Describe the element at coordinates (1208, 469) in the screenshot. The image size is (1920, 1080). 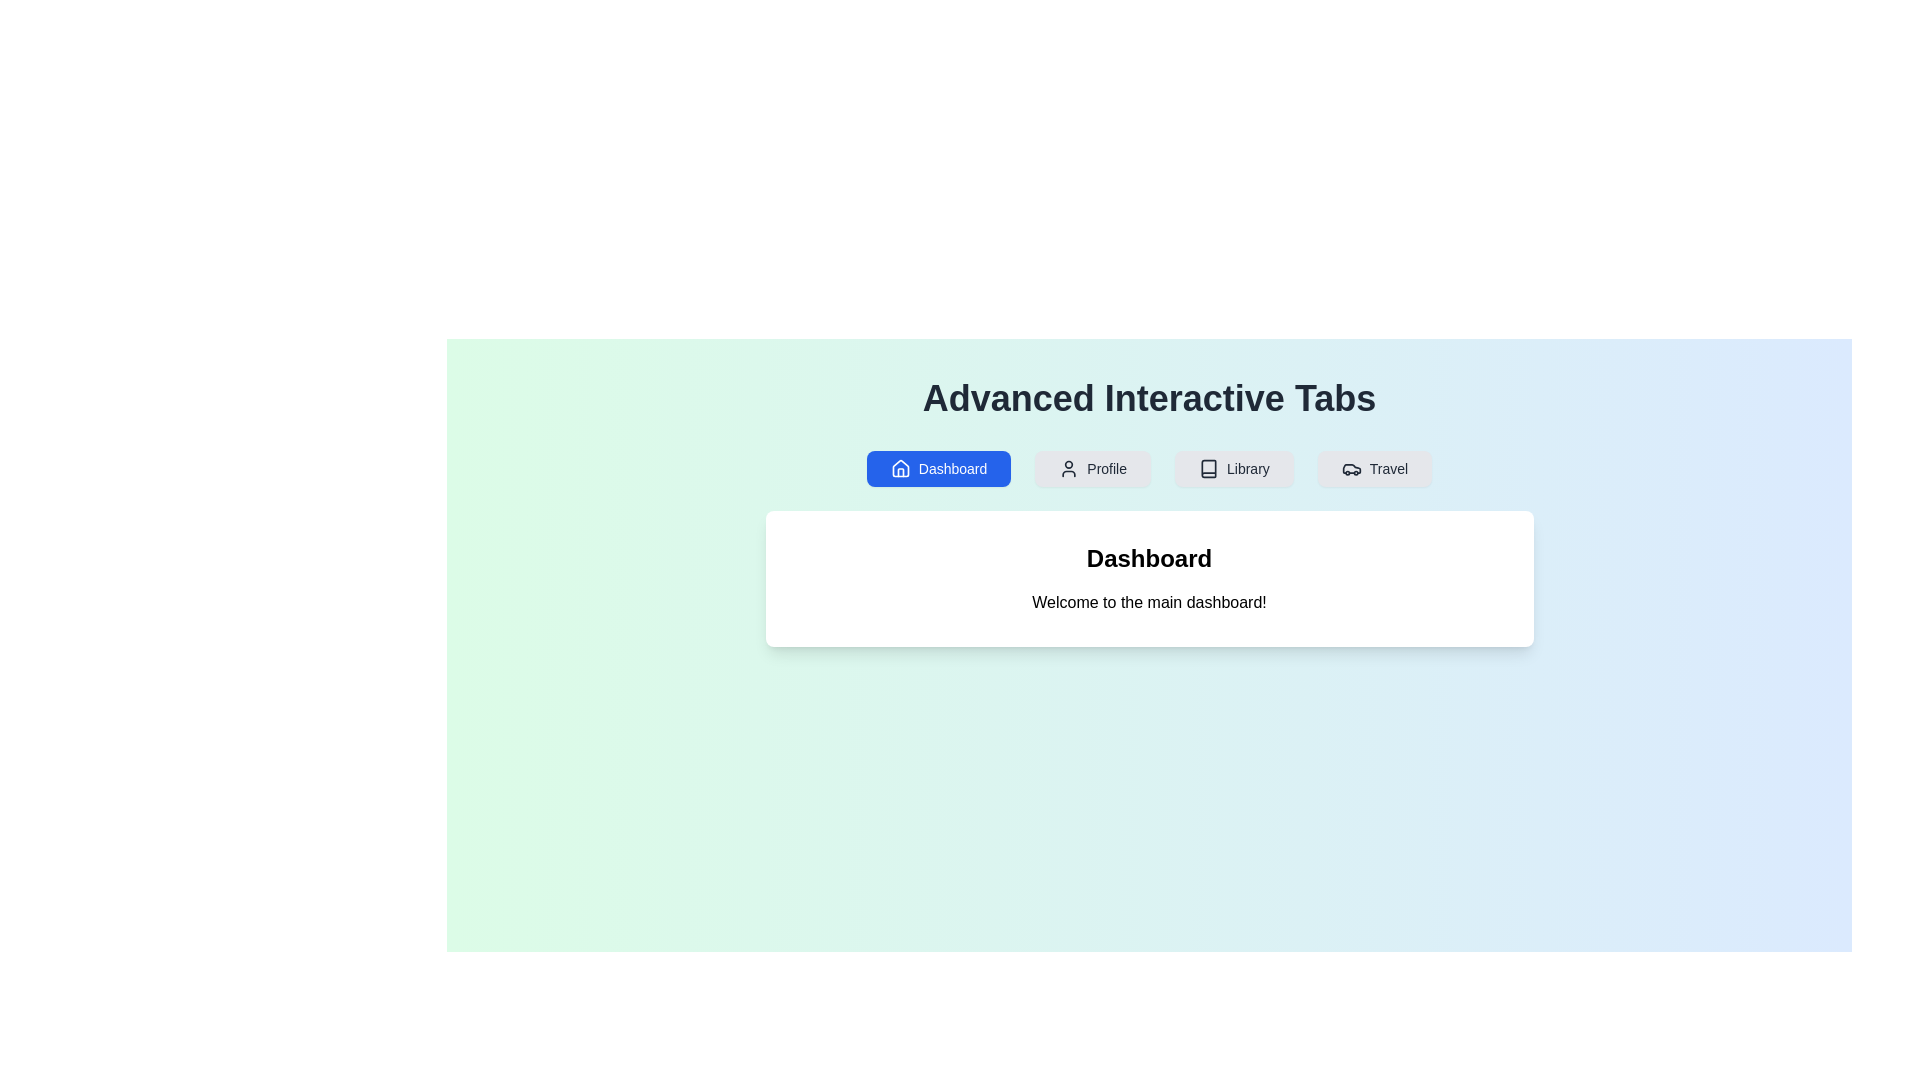
I see `the book icon inside the 'Library' button, which is styled in a minimalistic line design and represents reading or collections` at that location.